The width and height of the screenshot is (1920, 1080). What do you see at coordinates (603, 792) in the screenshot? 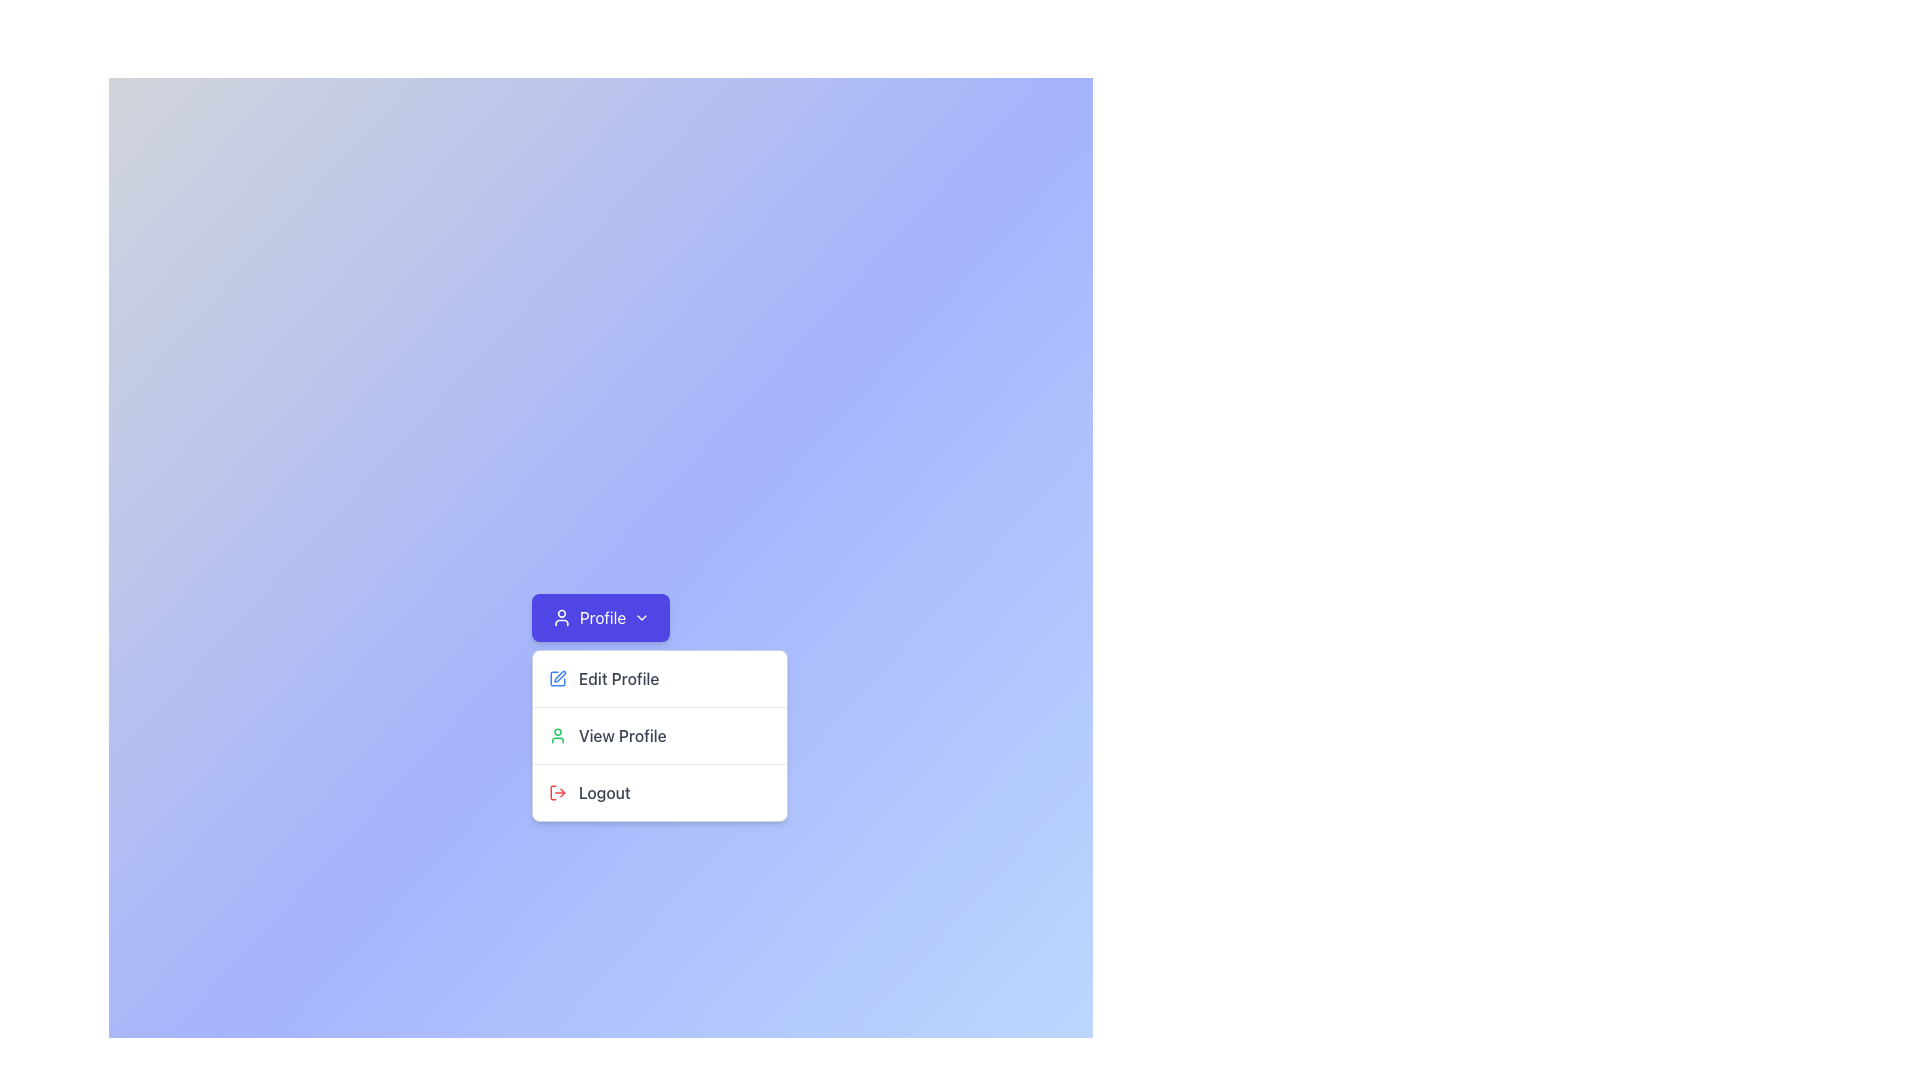
I see `the 'Logout' text label located in the dropdown menu, positioned below 'View Profile' and next to a red log-out icon` at bounding box center [603, 792].